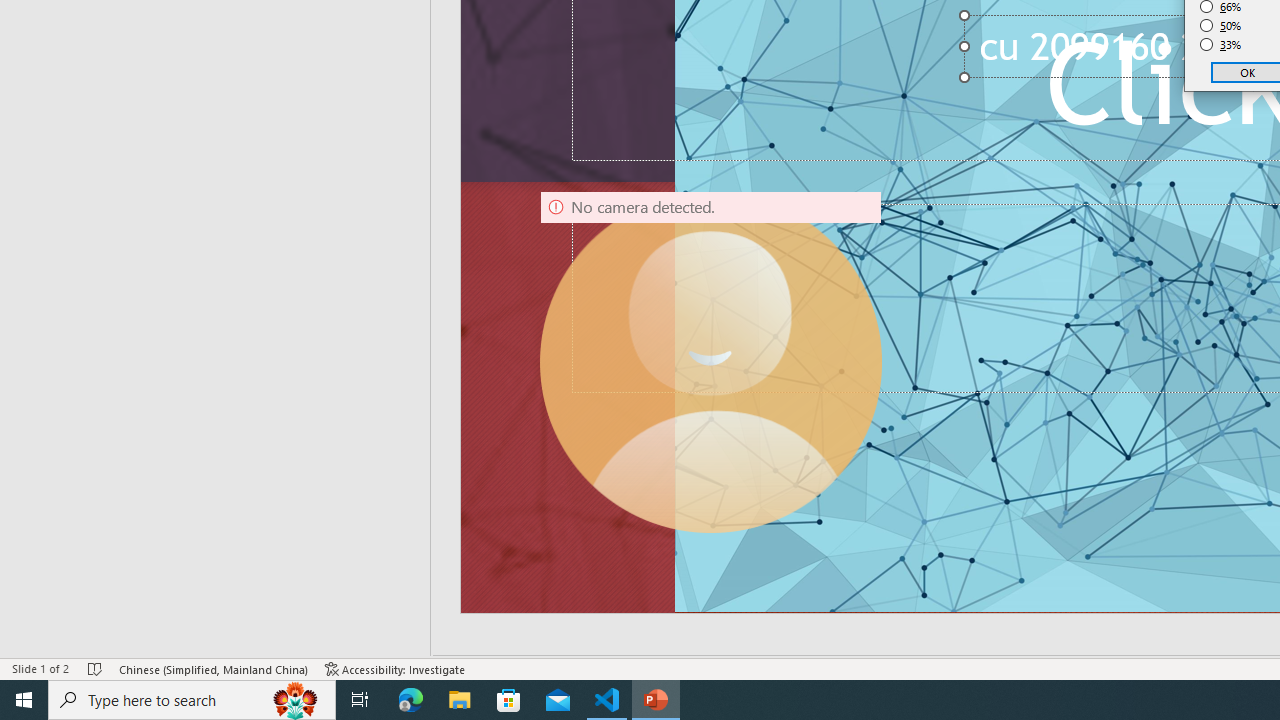 The height and width of the screenshot is (720, 1280). What do you see at coordinates (359, 698) in the screenshot?
I see `'Task View'` at bounding box center [359, 698].